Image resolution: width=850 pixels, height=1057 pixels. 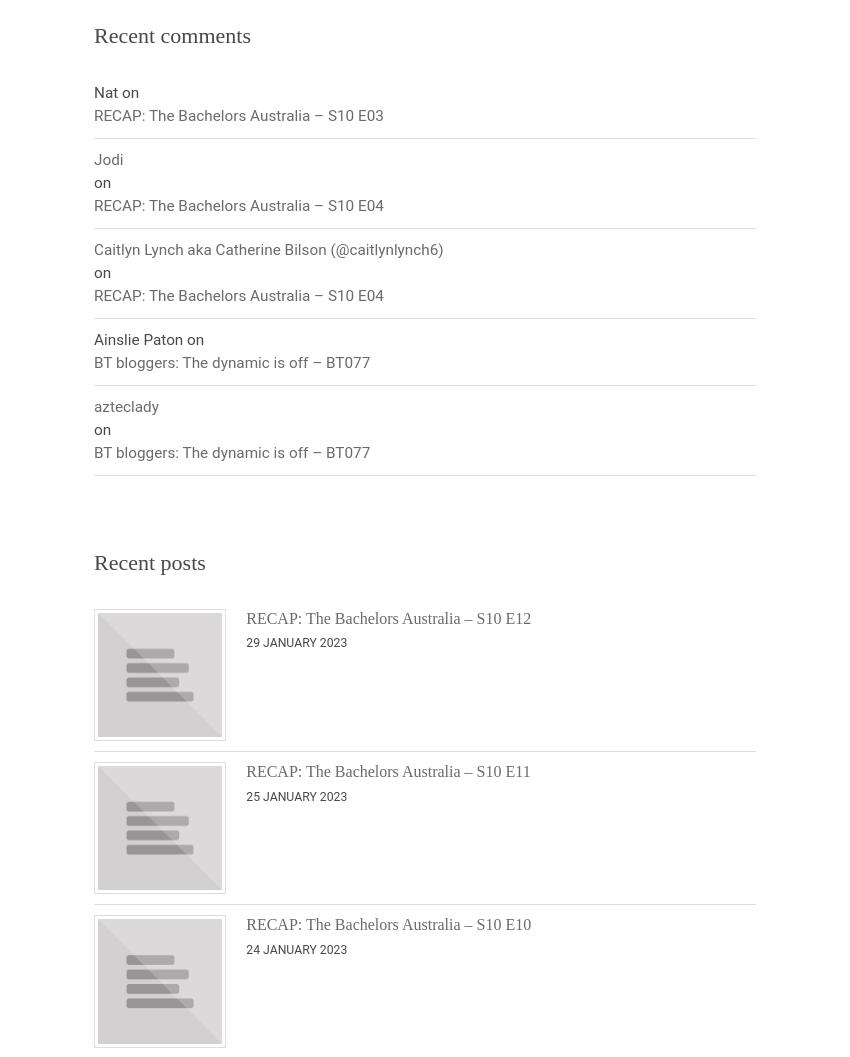 What do you see at coordinates (295, 642) in the screenshot?
I see `'29 January 2023'` at bounding box center [295, 642].